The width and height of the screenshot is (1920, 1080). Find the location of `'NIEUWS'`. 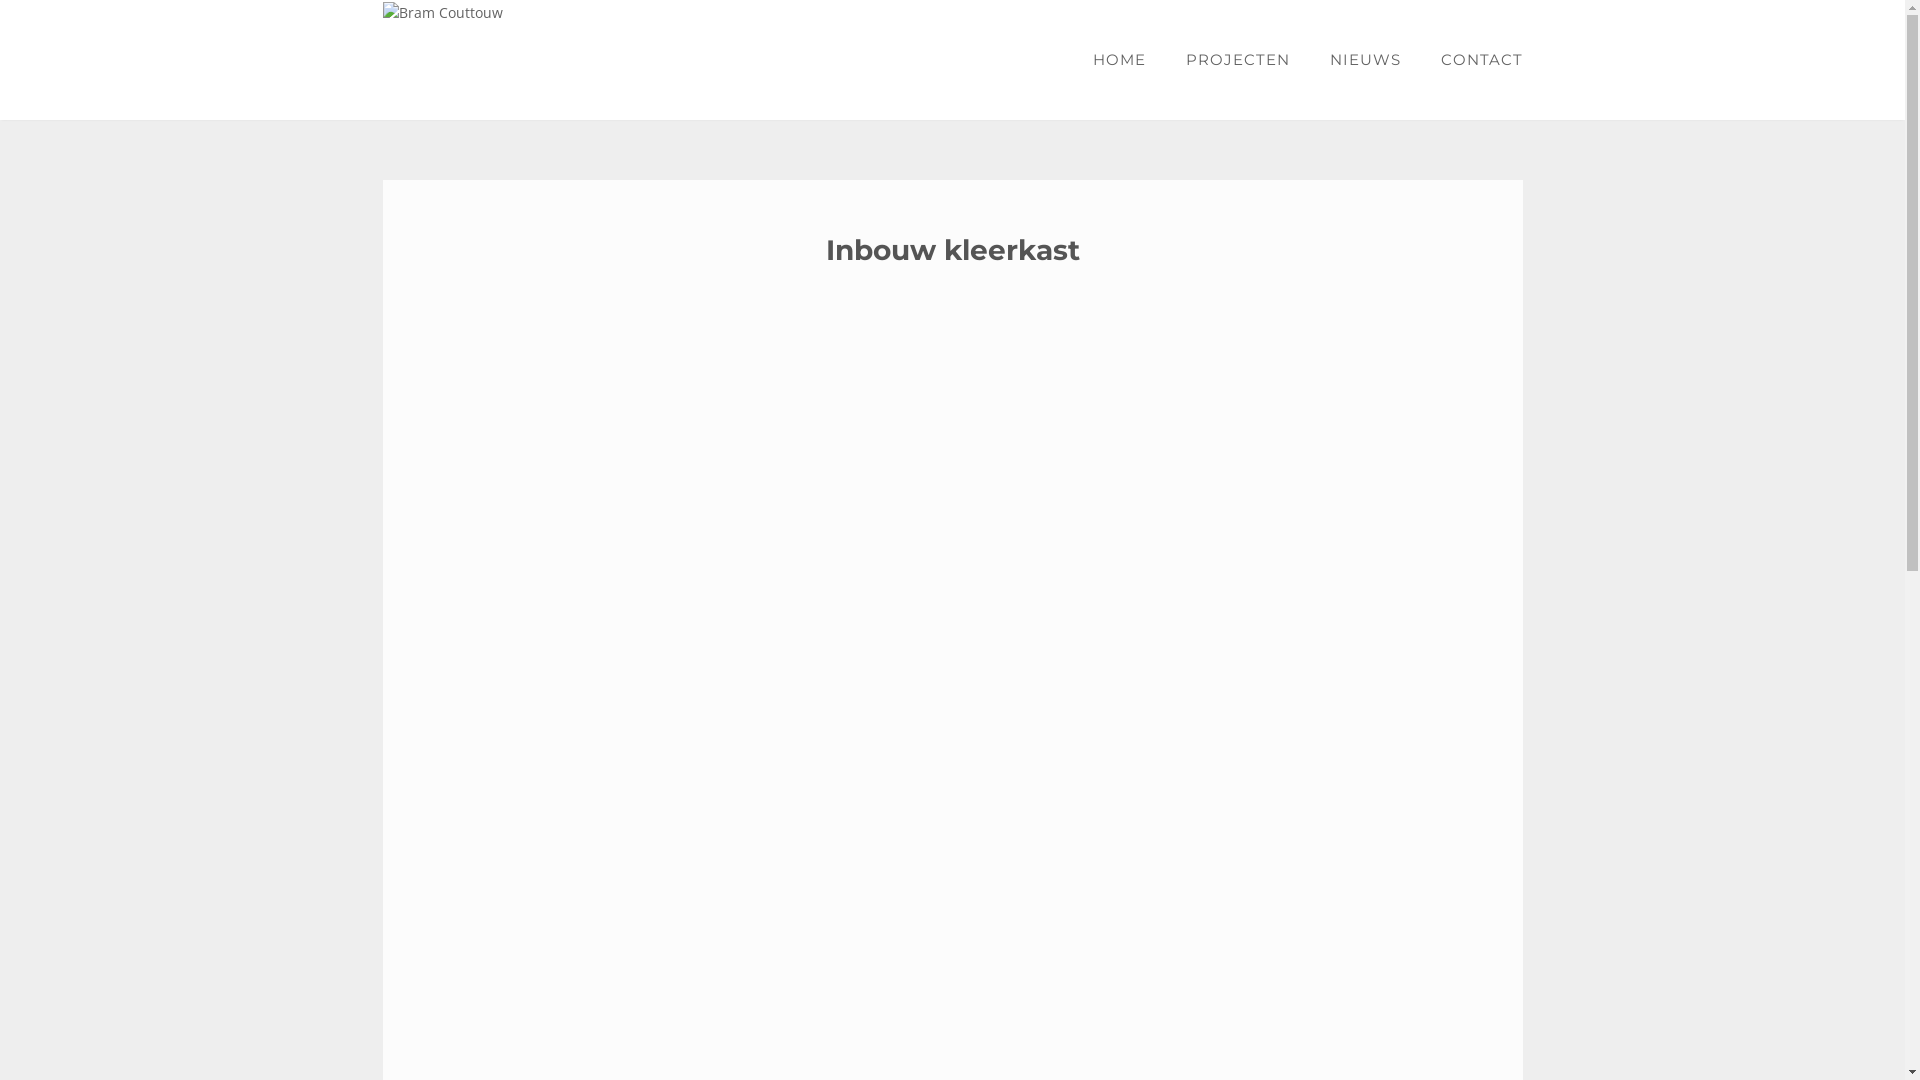

'NIEUWS' is located at coordinates (1364, 59).